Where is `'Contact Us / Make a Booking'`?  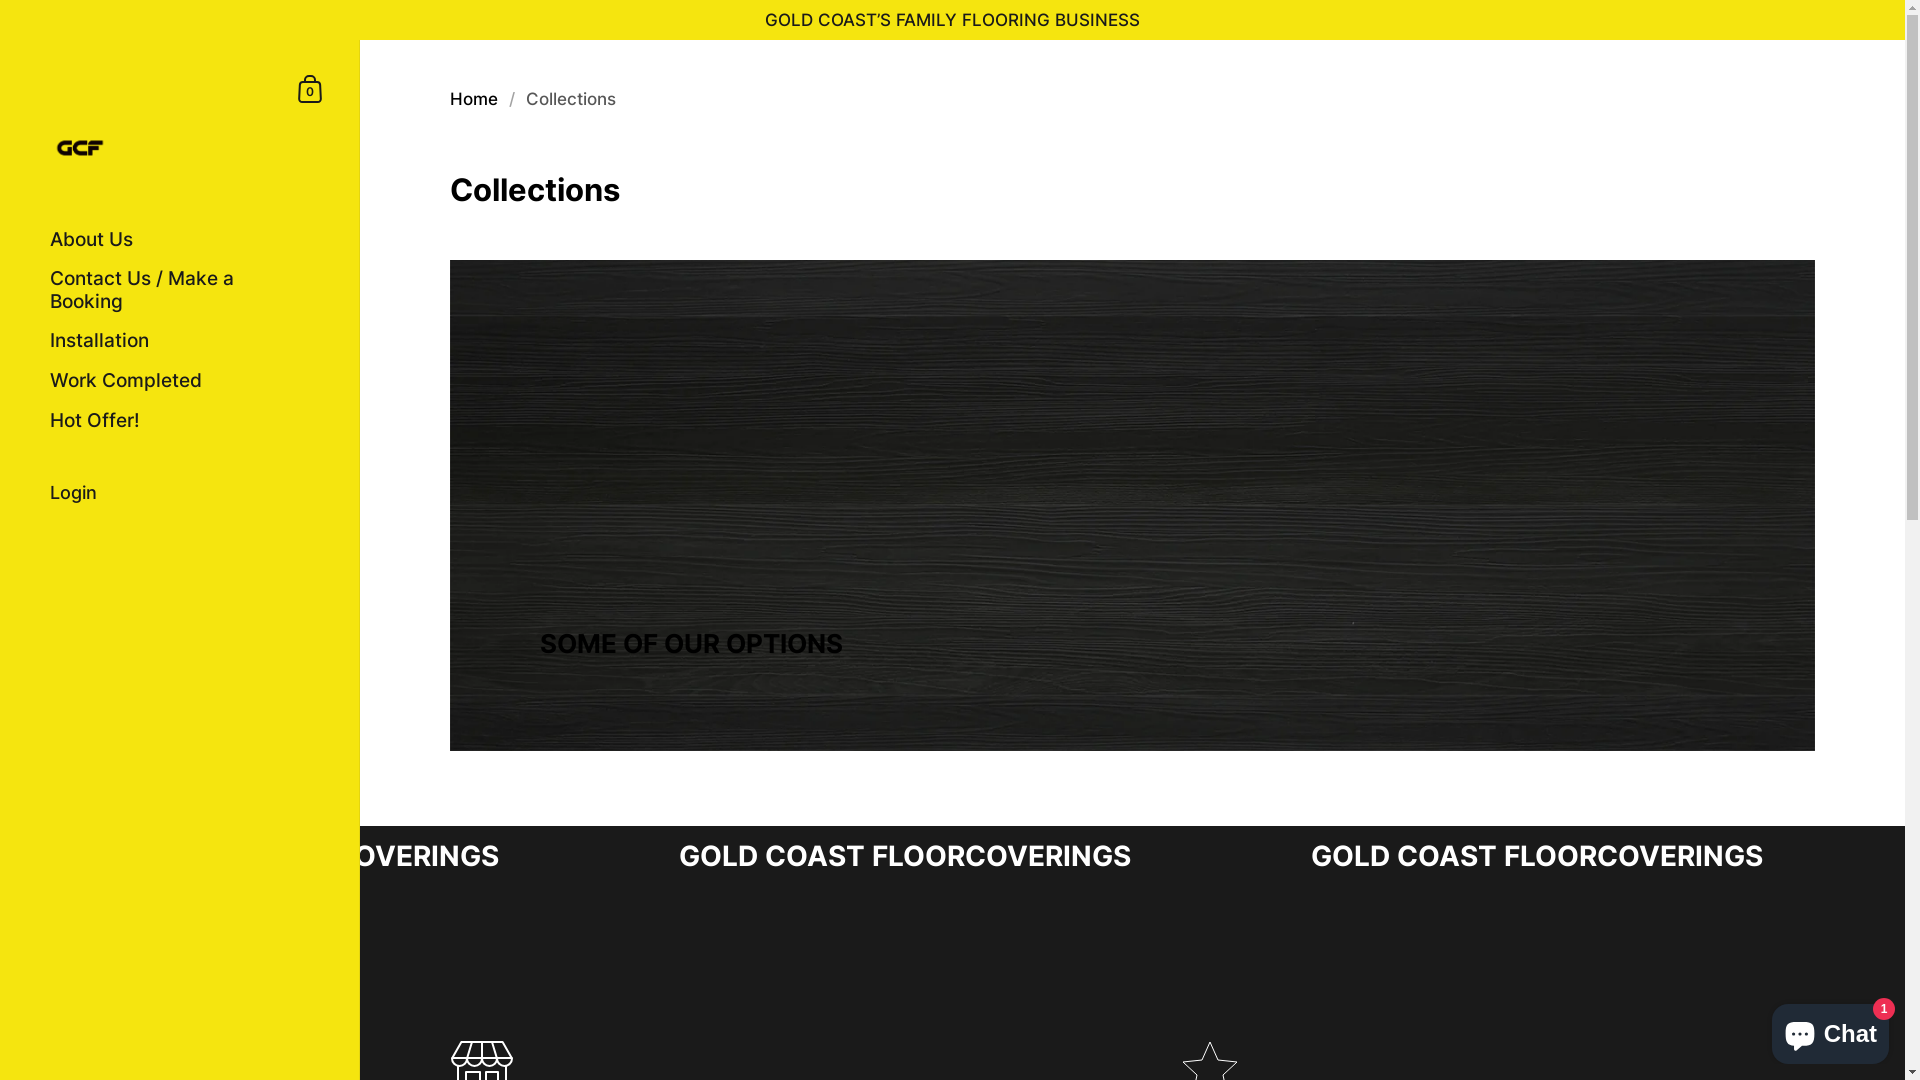 'Contact Us / Make a Booking' is located at coordinates (179, 290).